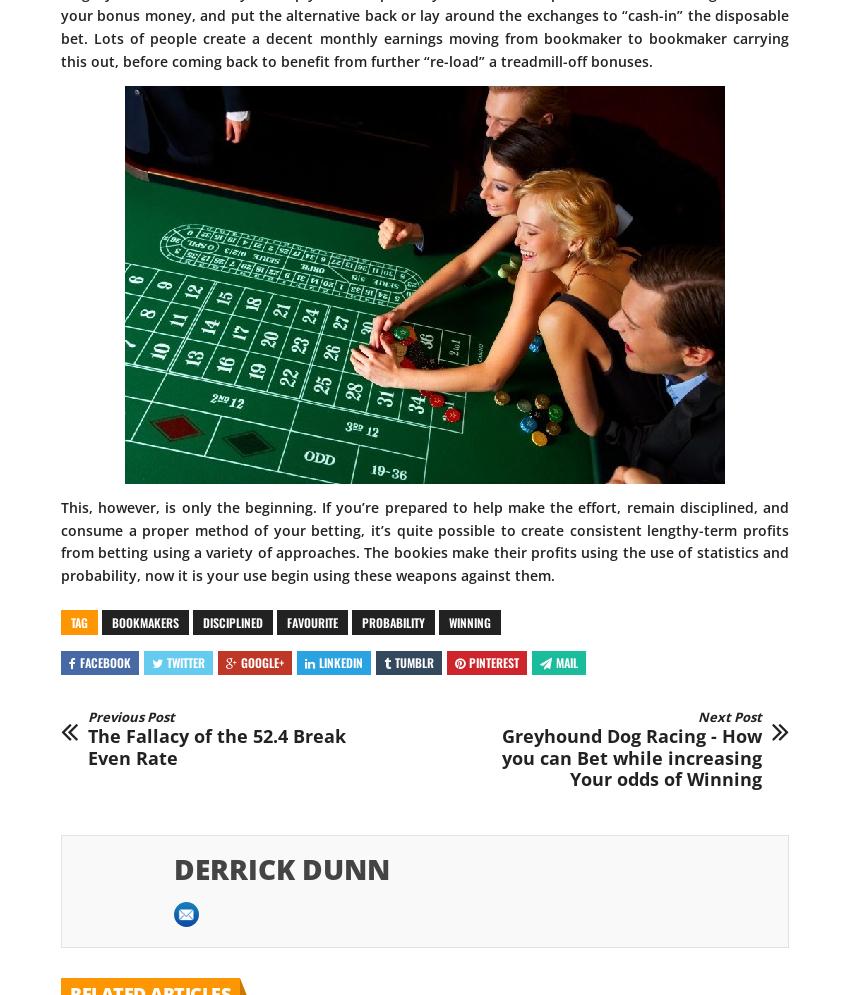 Image resolution: width=850 pixels, height=995 pixels. What do you see at coordinates (630, 756) in the screenshot?
I see `'Greyhound Dog Racing - How you can Bet while increasing Your odds of Winning'` at bounding box center [630, 756].